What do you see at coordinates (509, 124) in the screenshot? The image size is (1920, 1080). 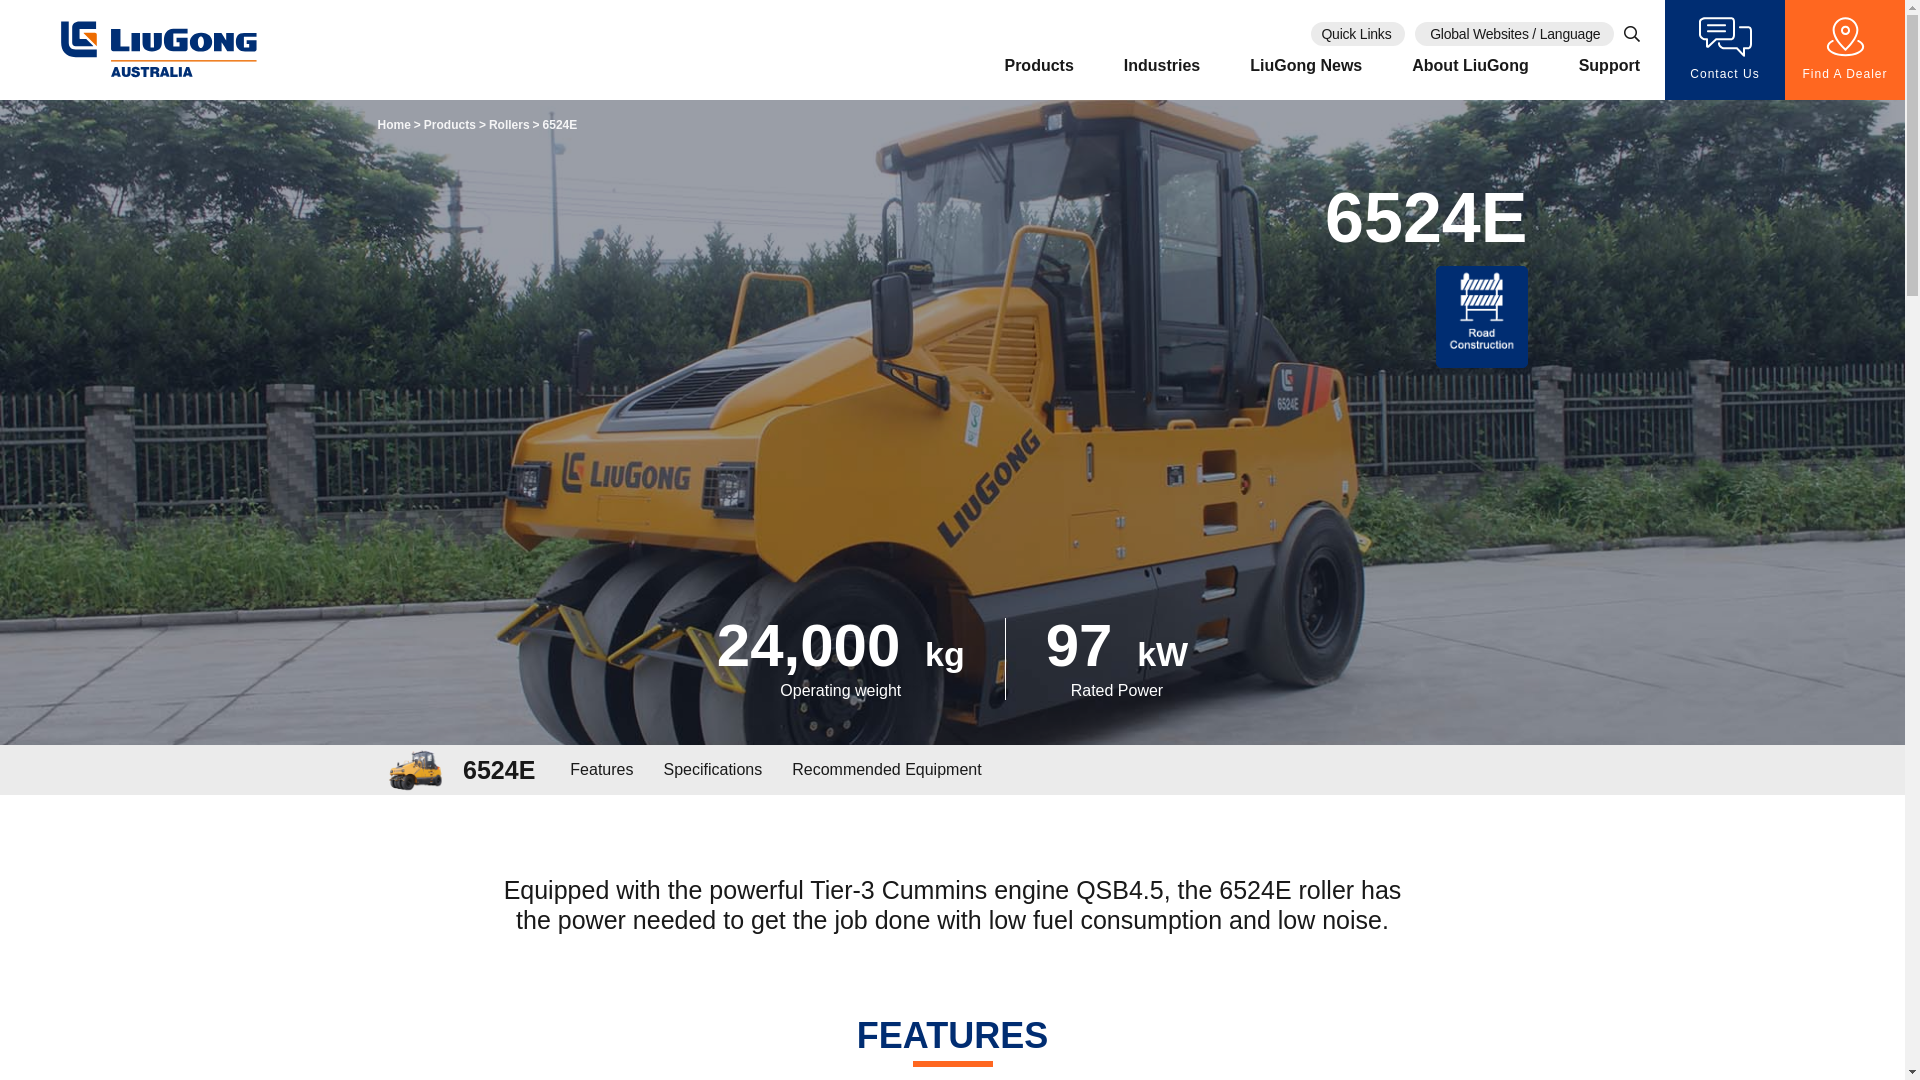 I see `'Rollers'` at bounding box center [509, 124].